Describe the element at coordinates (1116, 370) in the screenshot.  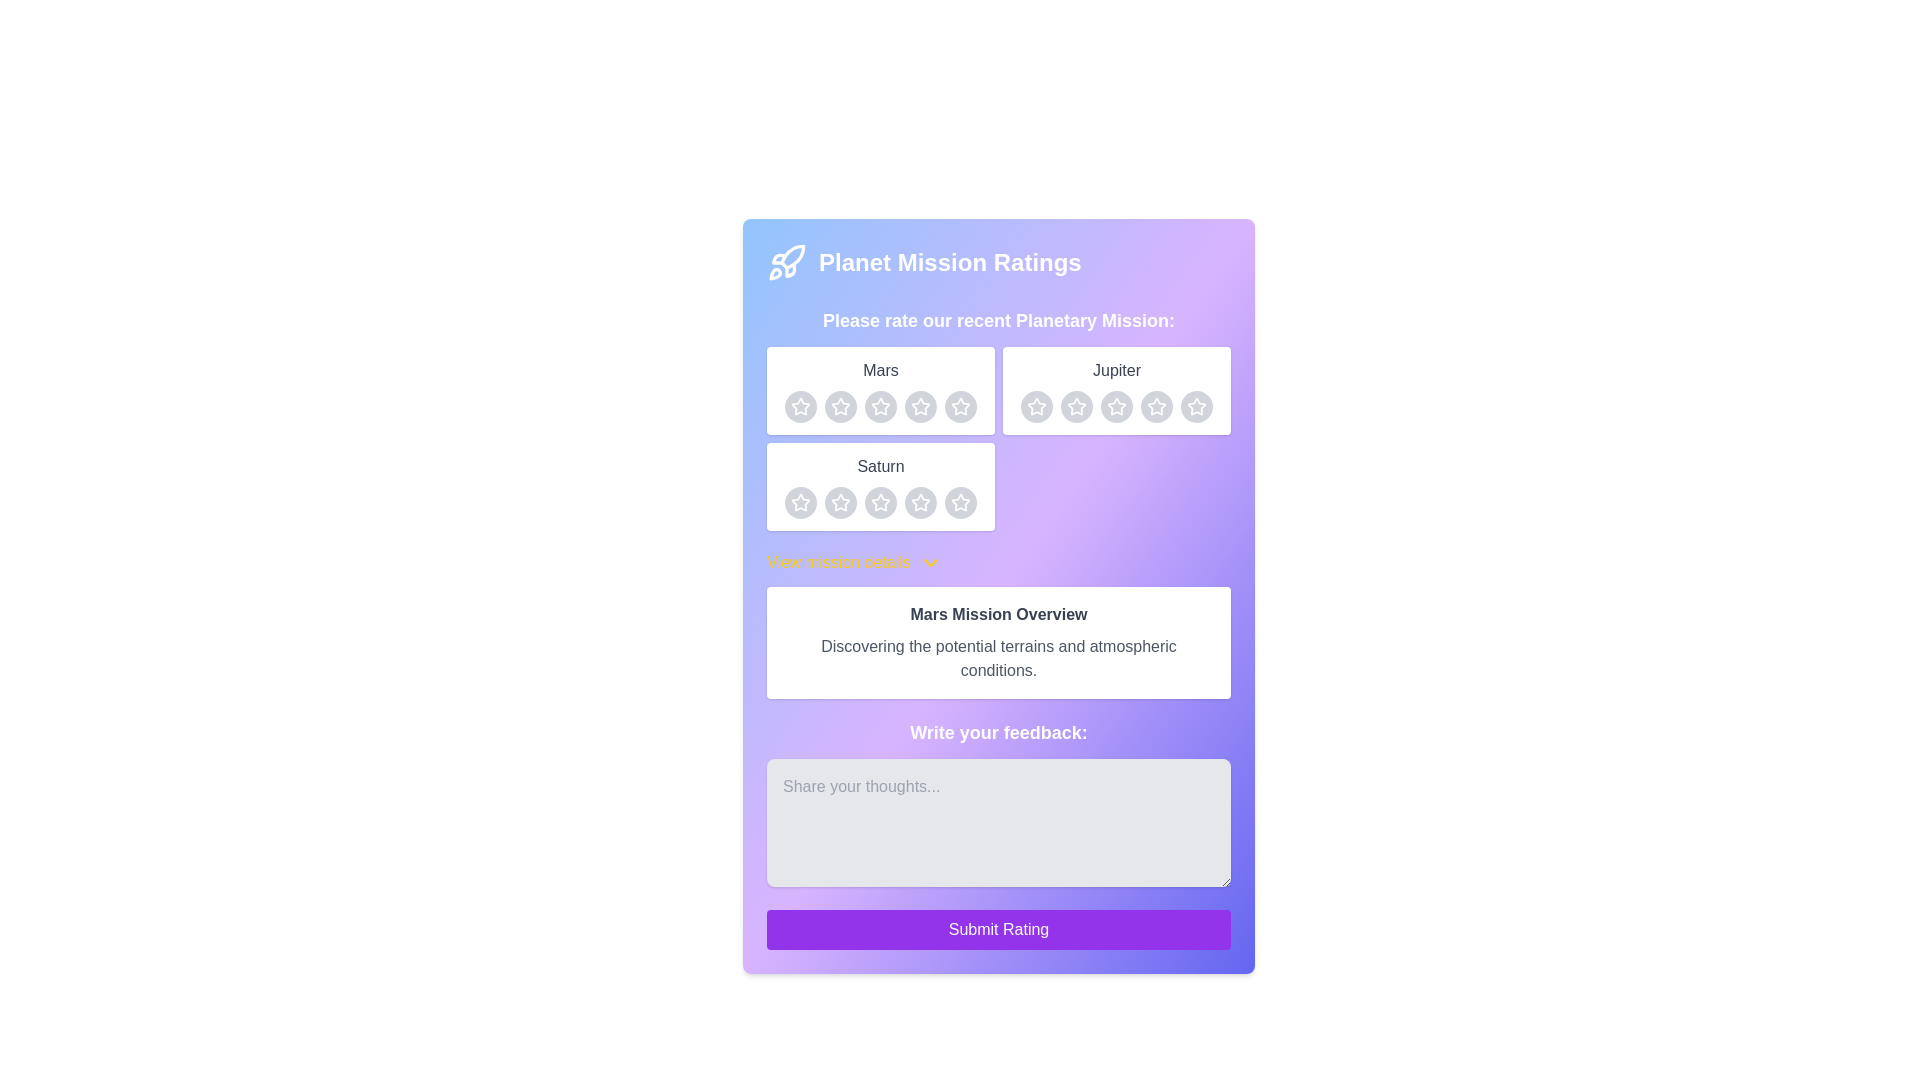
I see `the static text label indicating the rating section for the planet Jupiter, located in the top-right section of the interface above the star rating icons` at that location.